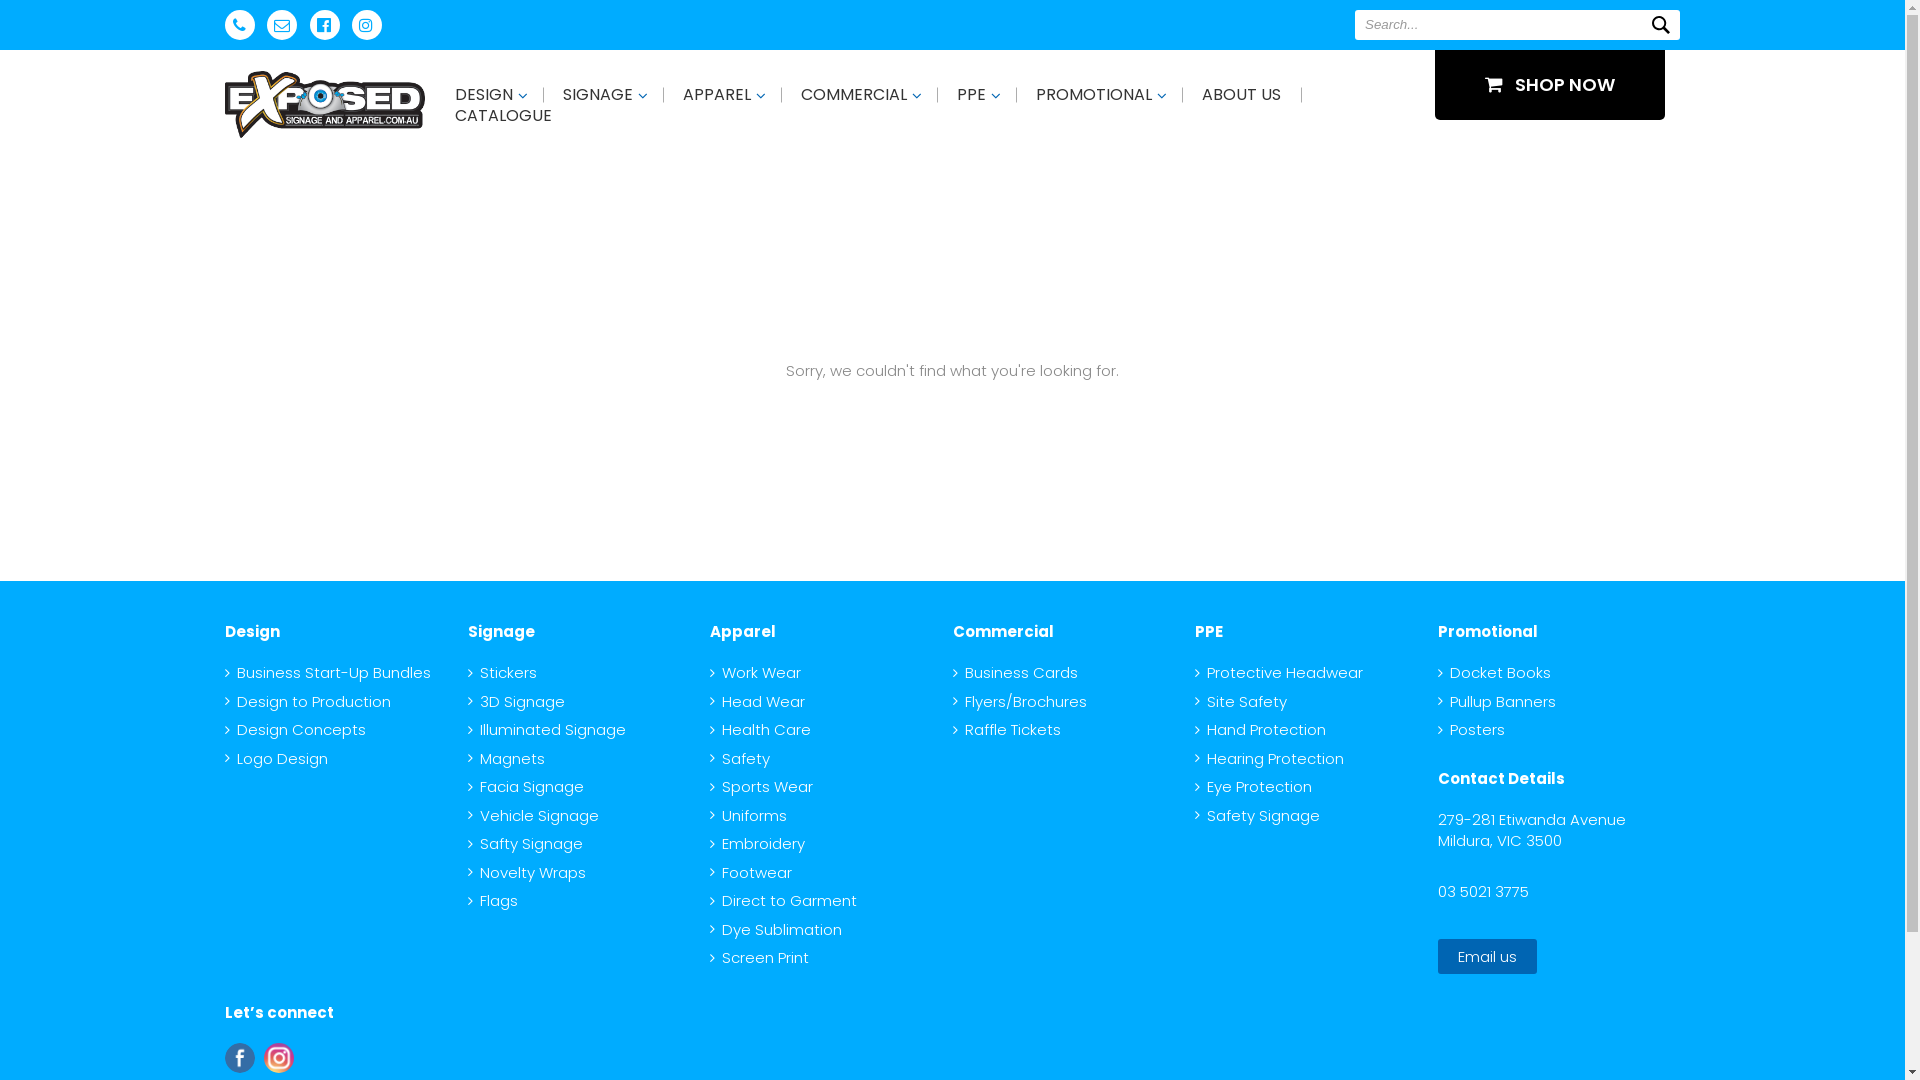  What do you see at coordinates (710, 672) in the screenshot?
I see `'Work Wear'` at bounding box center [710, 672].